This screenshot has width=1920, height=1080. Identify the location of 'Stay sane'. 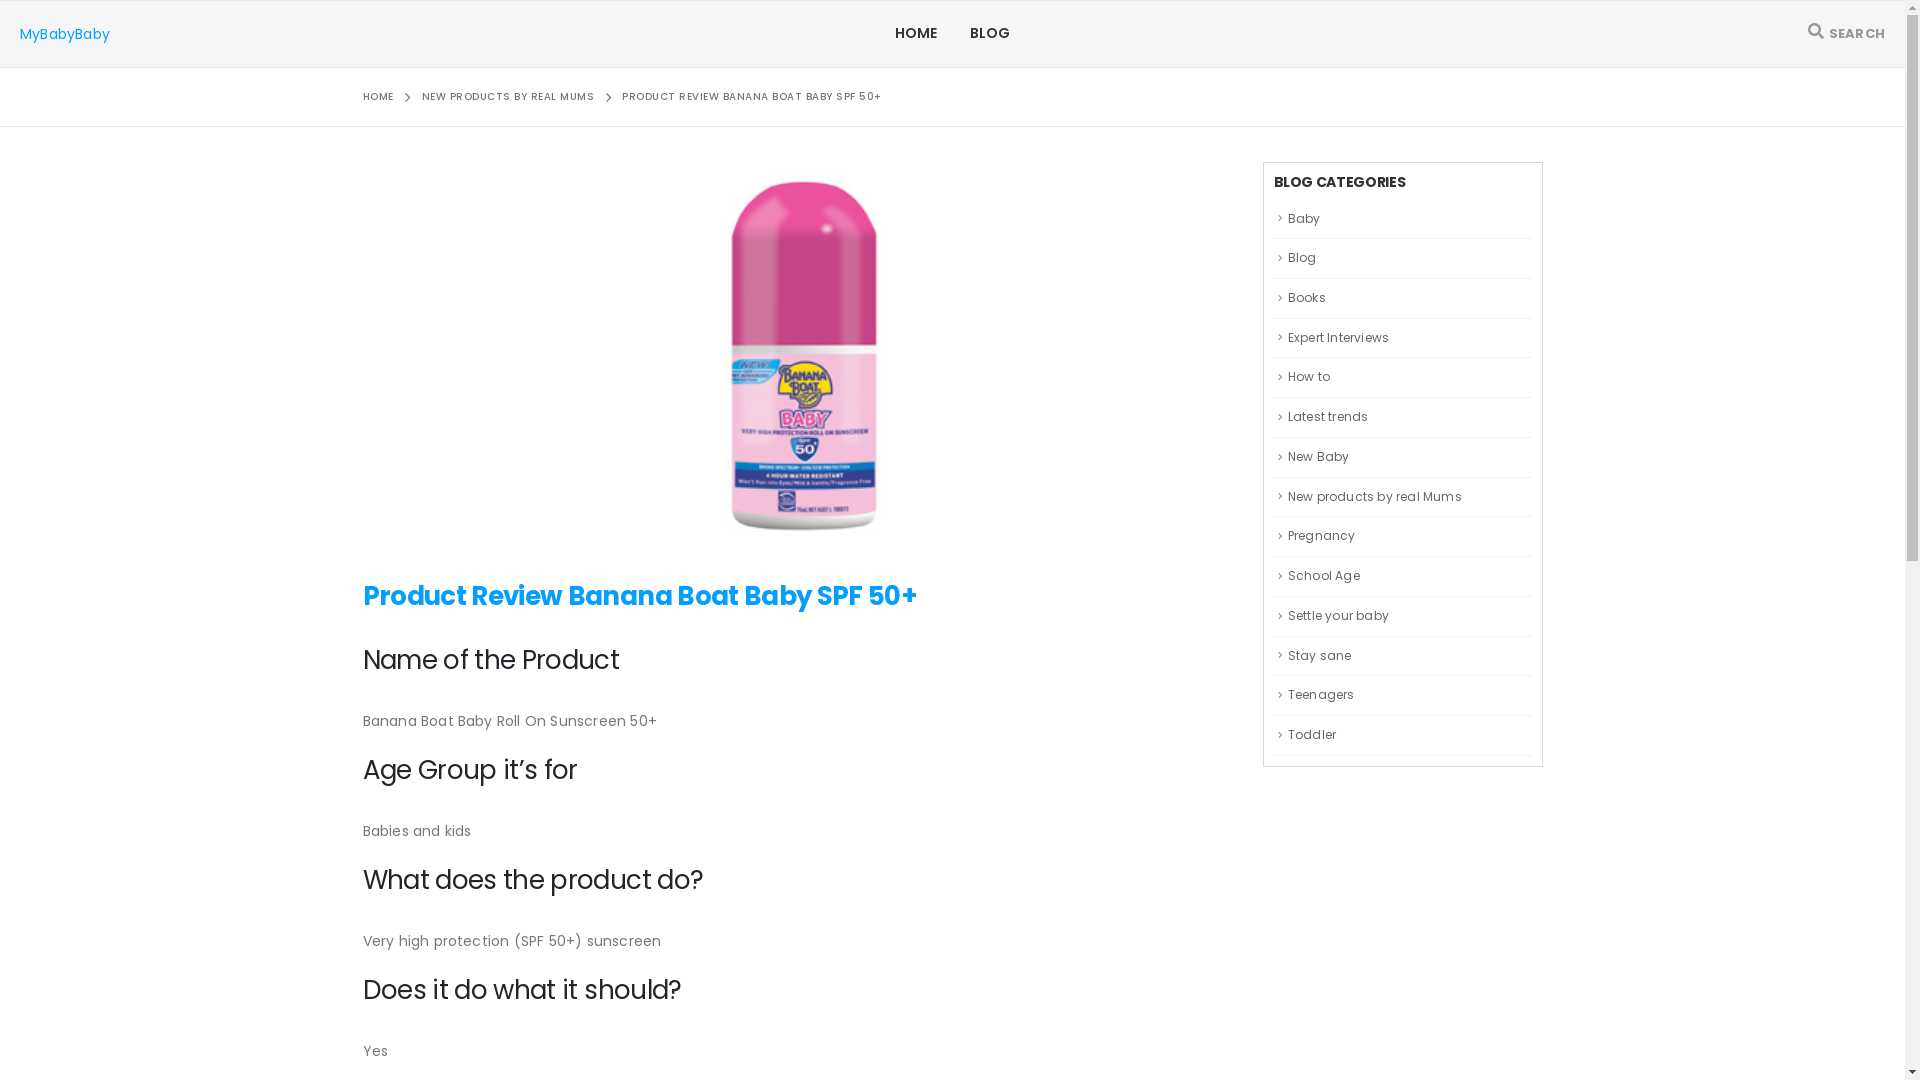
(1287, 654).